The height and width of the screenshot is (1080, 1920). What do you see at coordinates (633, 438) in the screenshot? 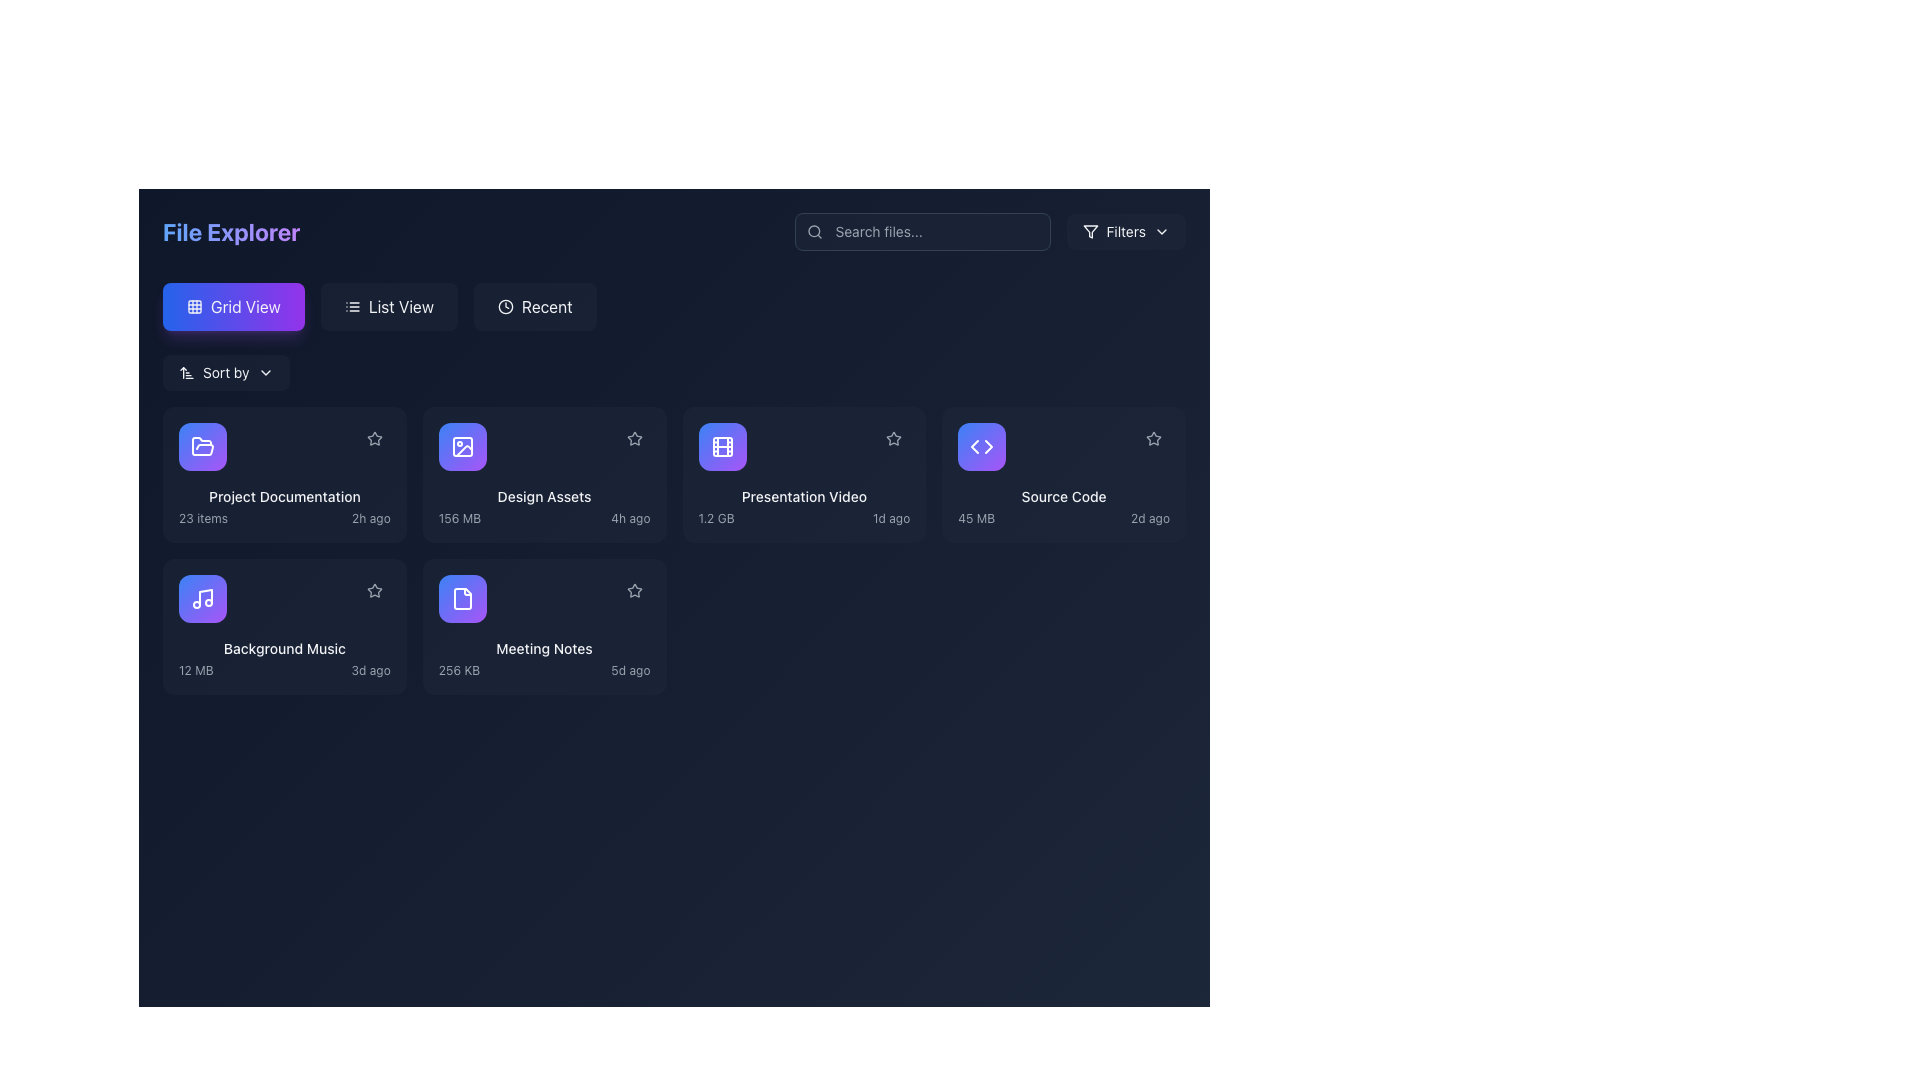
I see `the star-shaped icon located in the upper-right corner of the 'Design Assets' card` at bounding box center [633, 438].